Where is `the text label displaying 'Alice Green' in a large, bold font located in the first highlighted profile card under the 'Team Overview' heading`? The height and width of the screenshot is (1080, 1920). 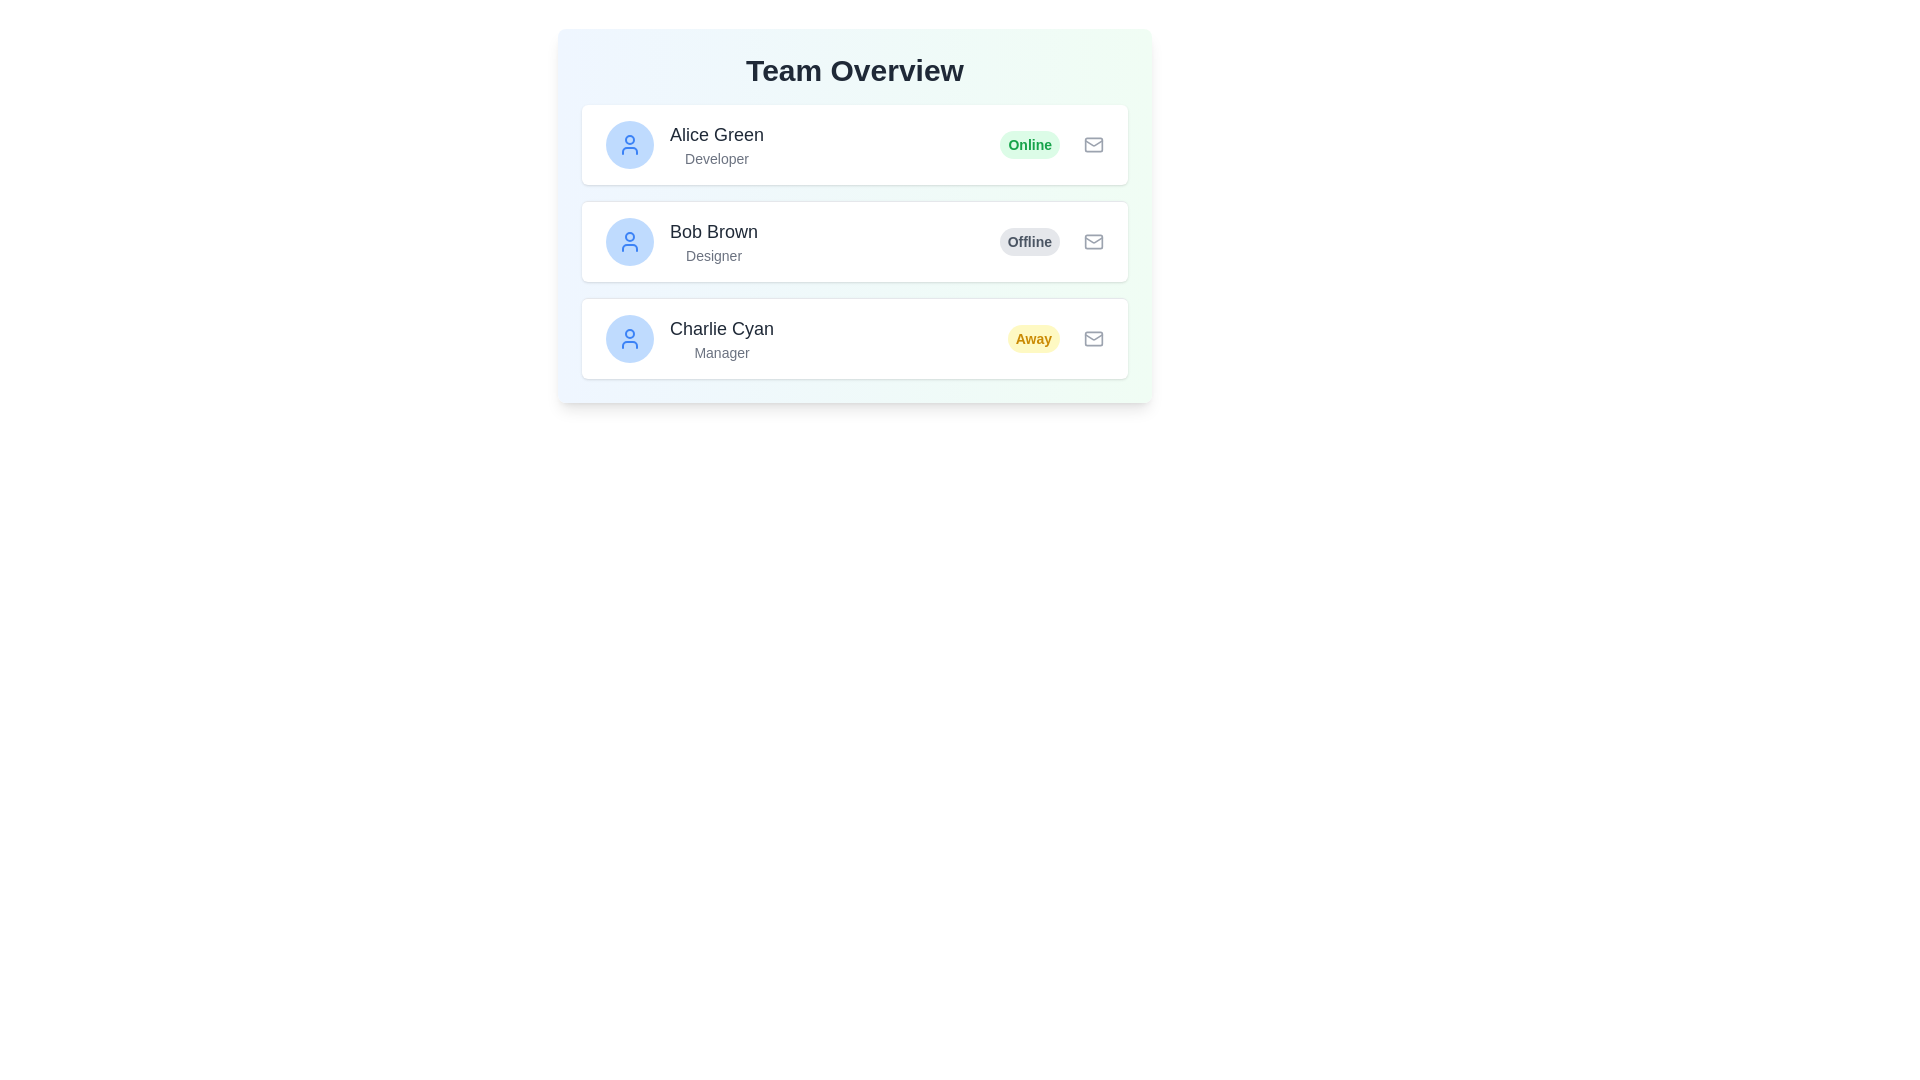
the text label displaying 'Alice Green' in a large, bold font located in the first highlighted profile card under the 'Team Overview' heading is located at coordinates (716, 135).